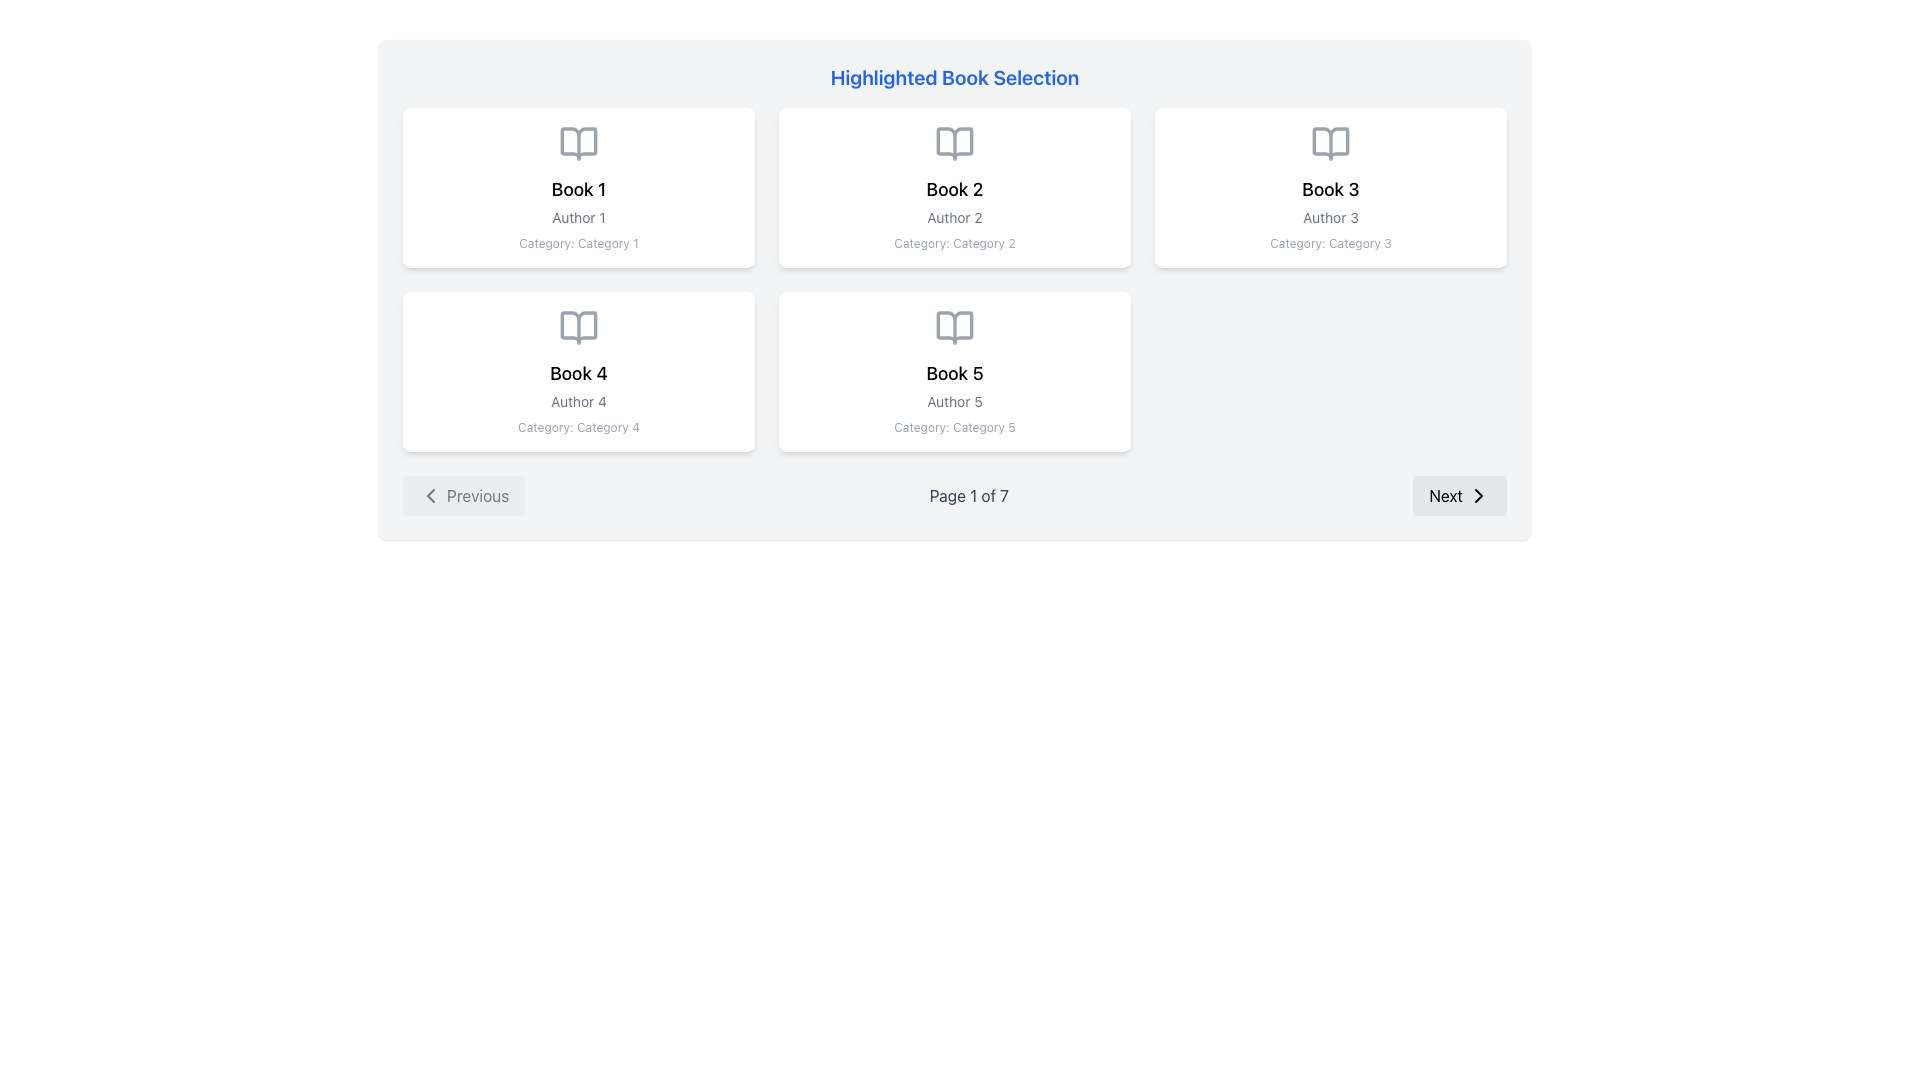 This screenshot has width=1920, height=1080. I want to click on the second card in the grid that represents a book listing, located in the top row and second column, between 'Book 1' and 'Book 3', so click(954, 188).